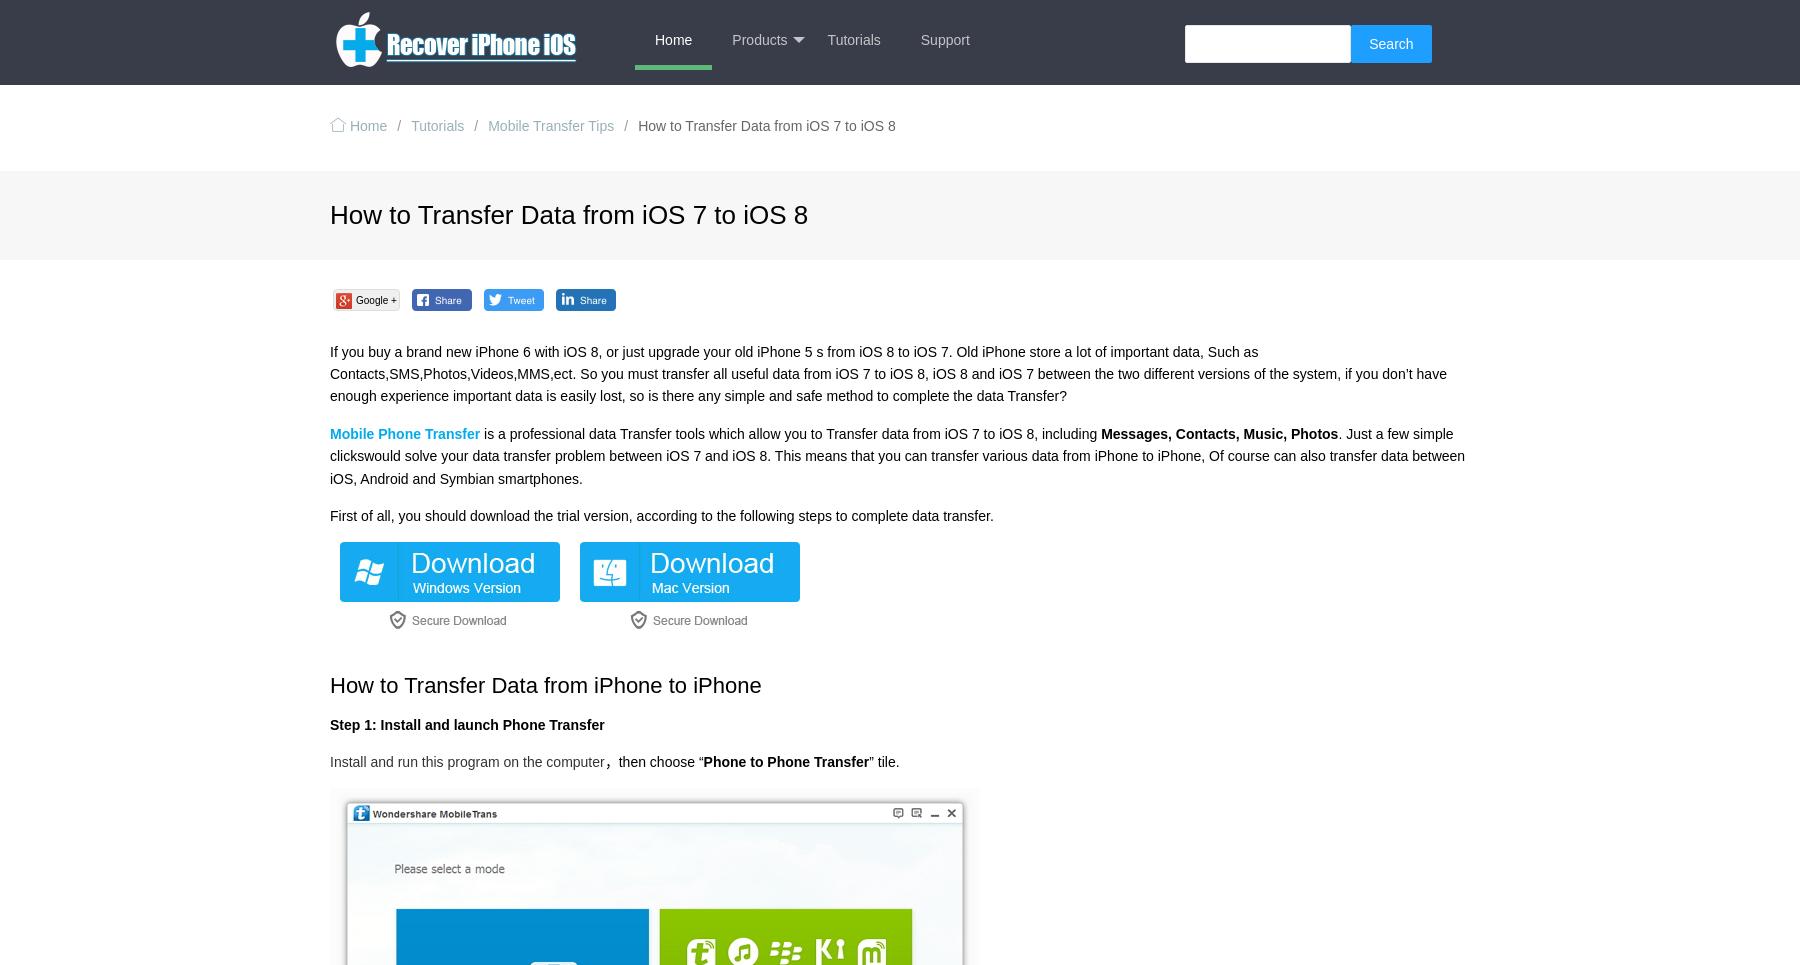 This screenshot has width=1800, height=965. I want to click on 'then choose “', so click(660, 759).